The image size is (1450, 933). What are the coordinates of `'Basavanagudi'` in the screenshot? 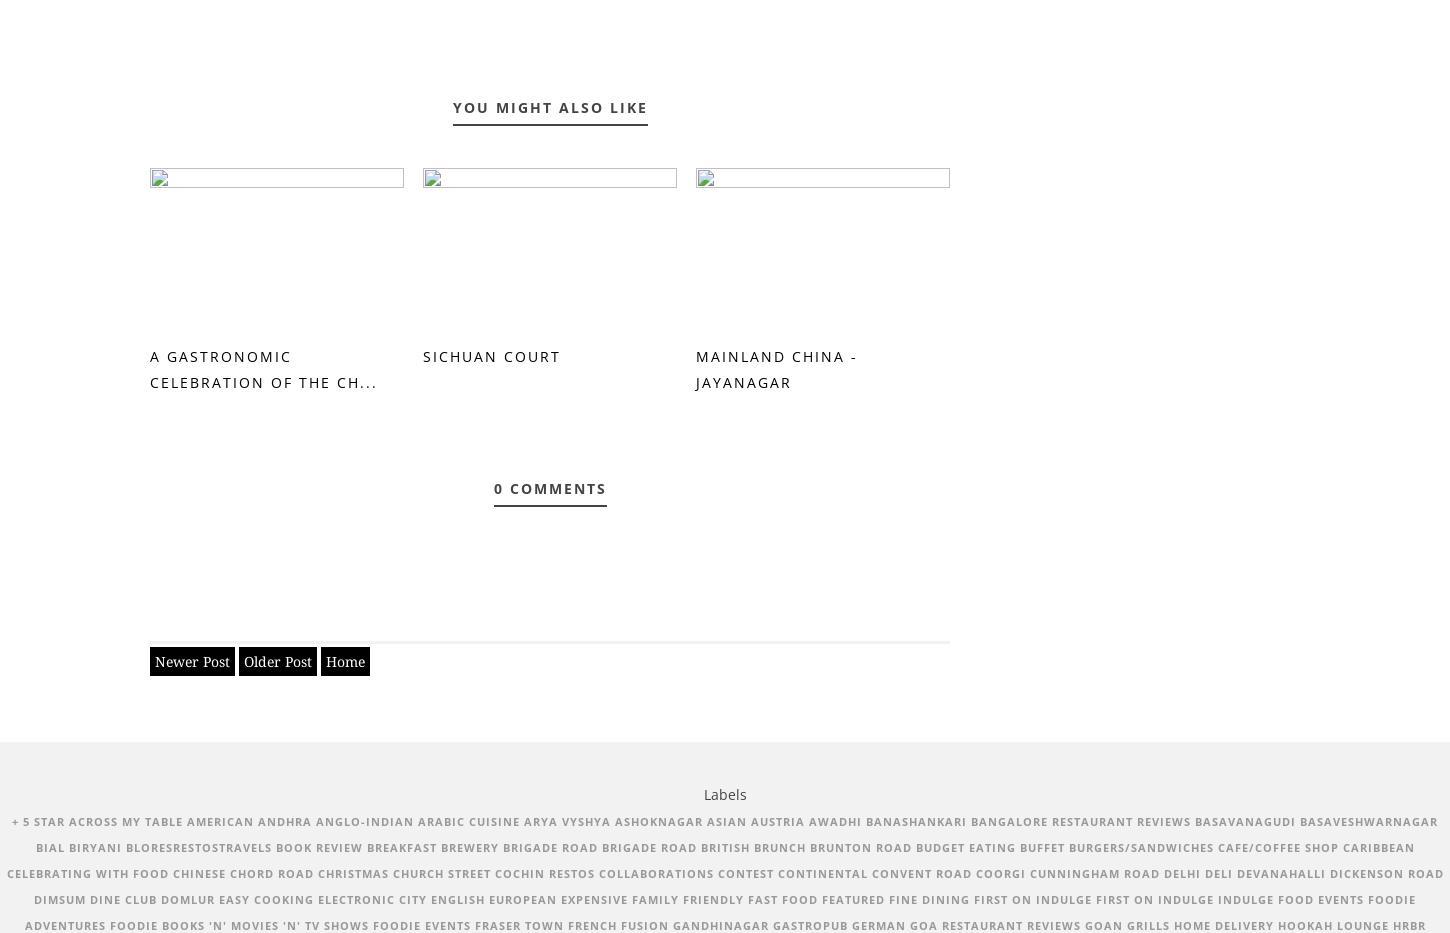 It's located at (1245, 820).